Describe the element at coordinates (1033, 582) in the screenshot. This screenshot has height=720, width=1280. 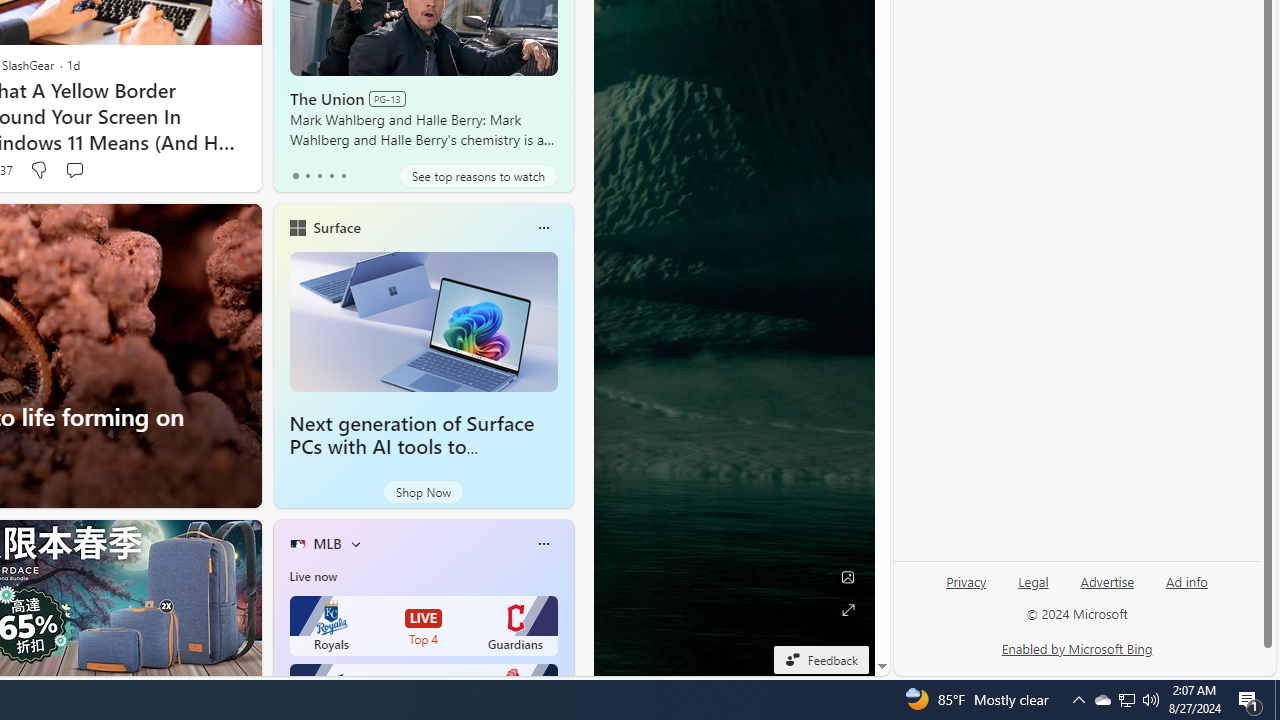
I see `'Legal'` at that location.